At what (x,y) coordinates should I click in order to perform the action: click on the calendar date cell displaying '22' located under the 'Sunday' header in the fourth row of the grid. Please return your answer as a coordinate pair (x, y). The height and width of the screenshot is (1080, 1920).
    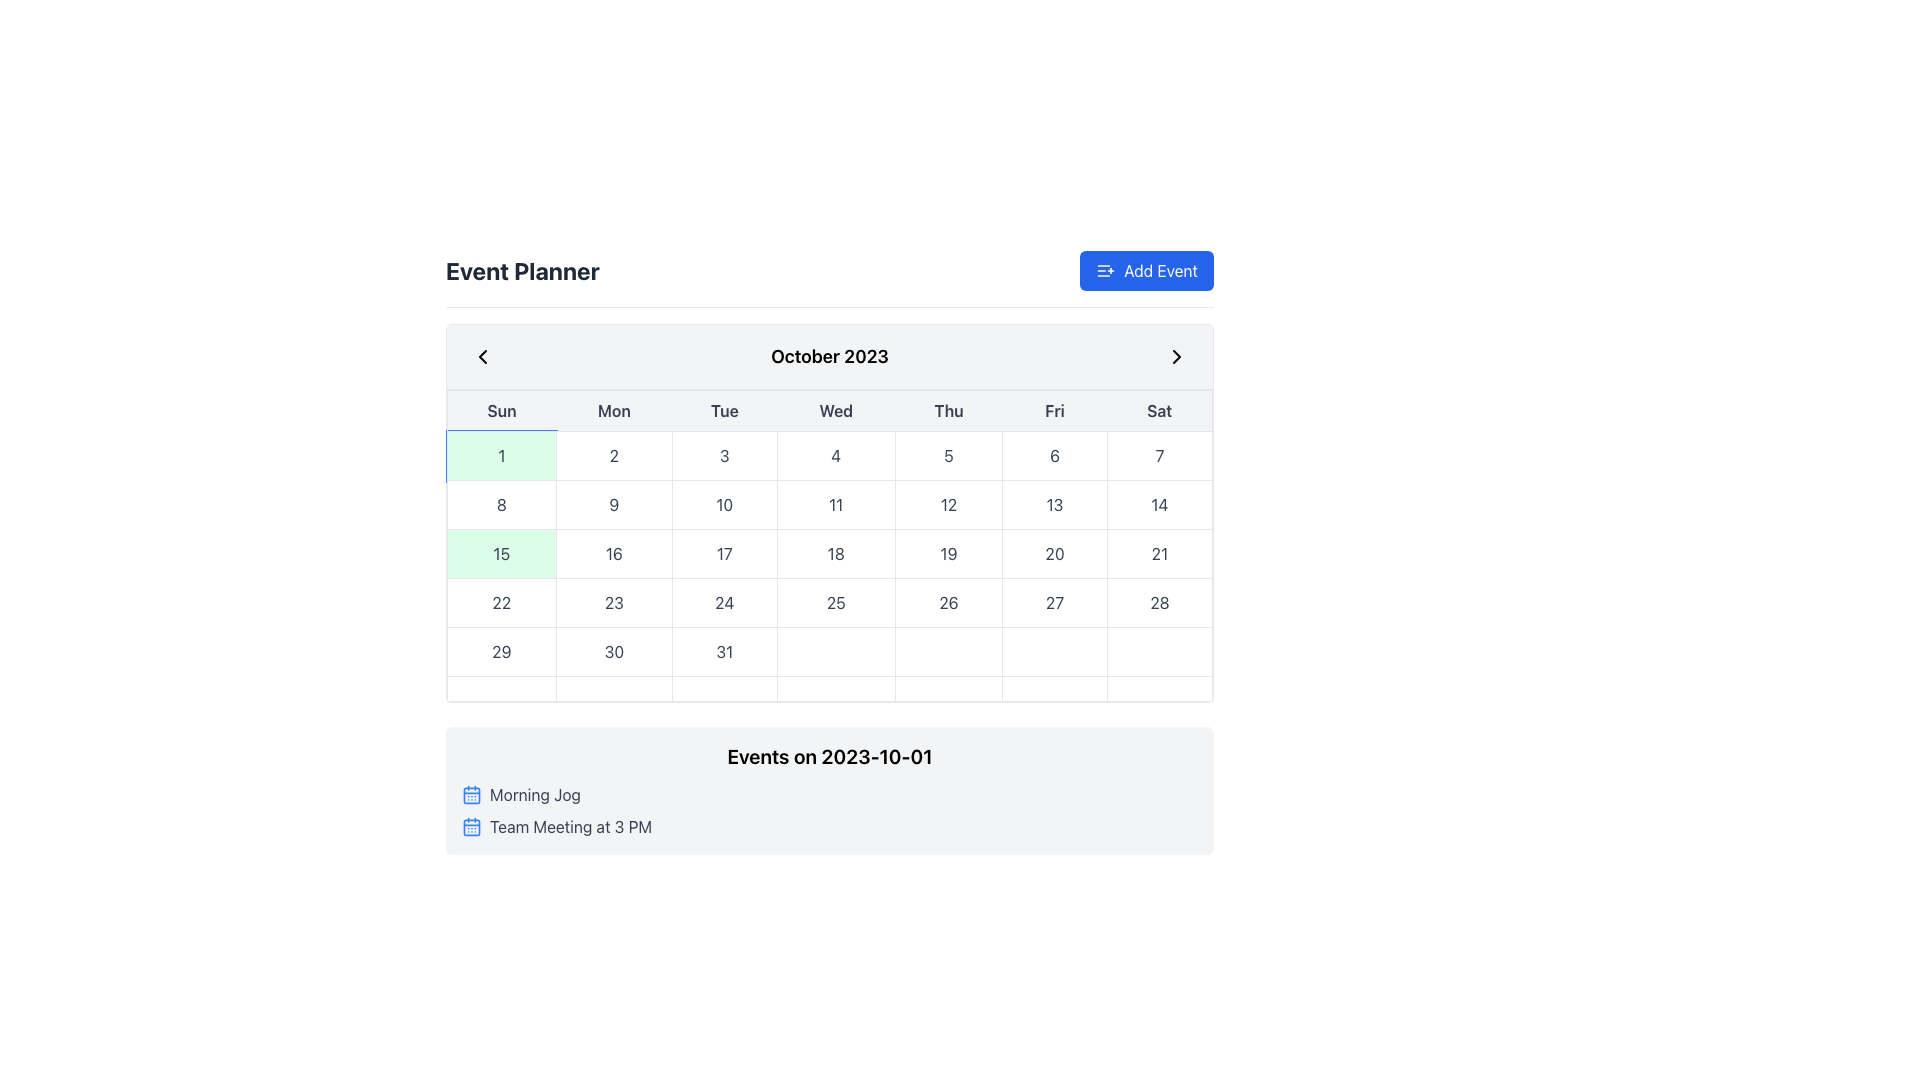
    Looking at the image, I should click on (501, 601).